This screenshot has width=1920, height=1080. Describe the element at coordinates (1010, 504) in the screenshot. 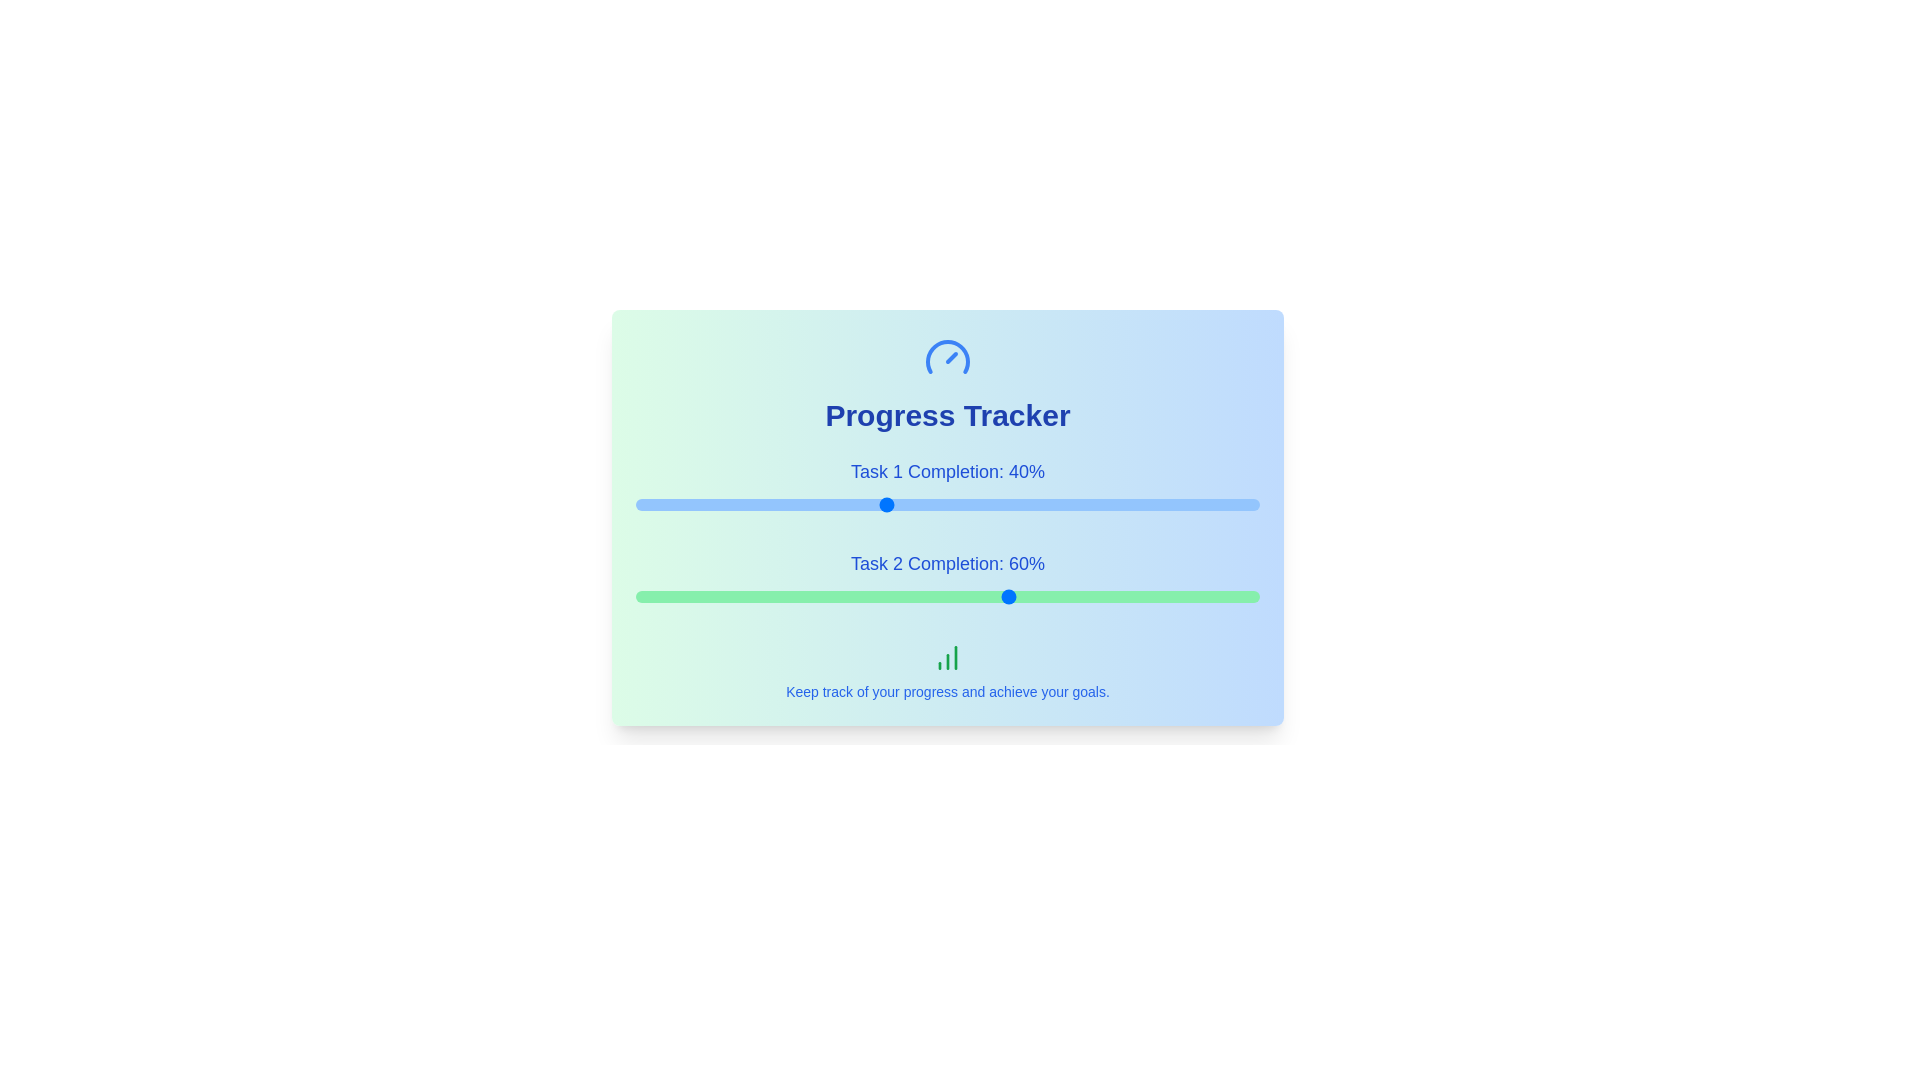

I see `the progress value` at that location.